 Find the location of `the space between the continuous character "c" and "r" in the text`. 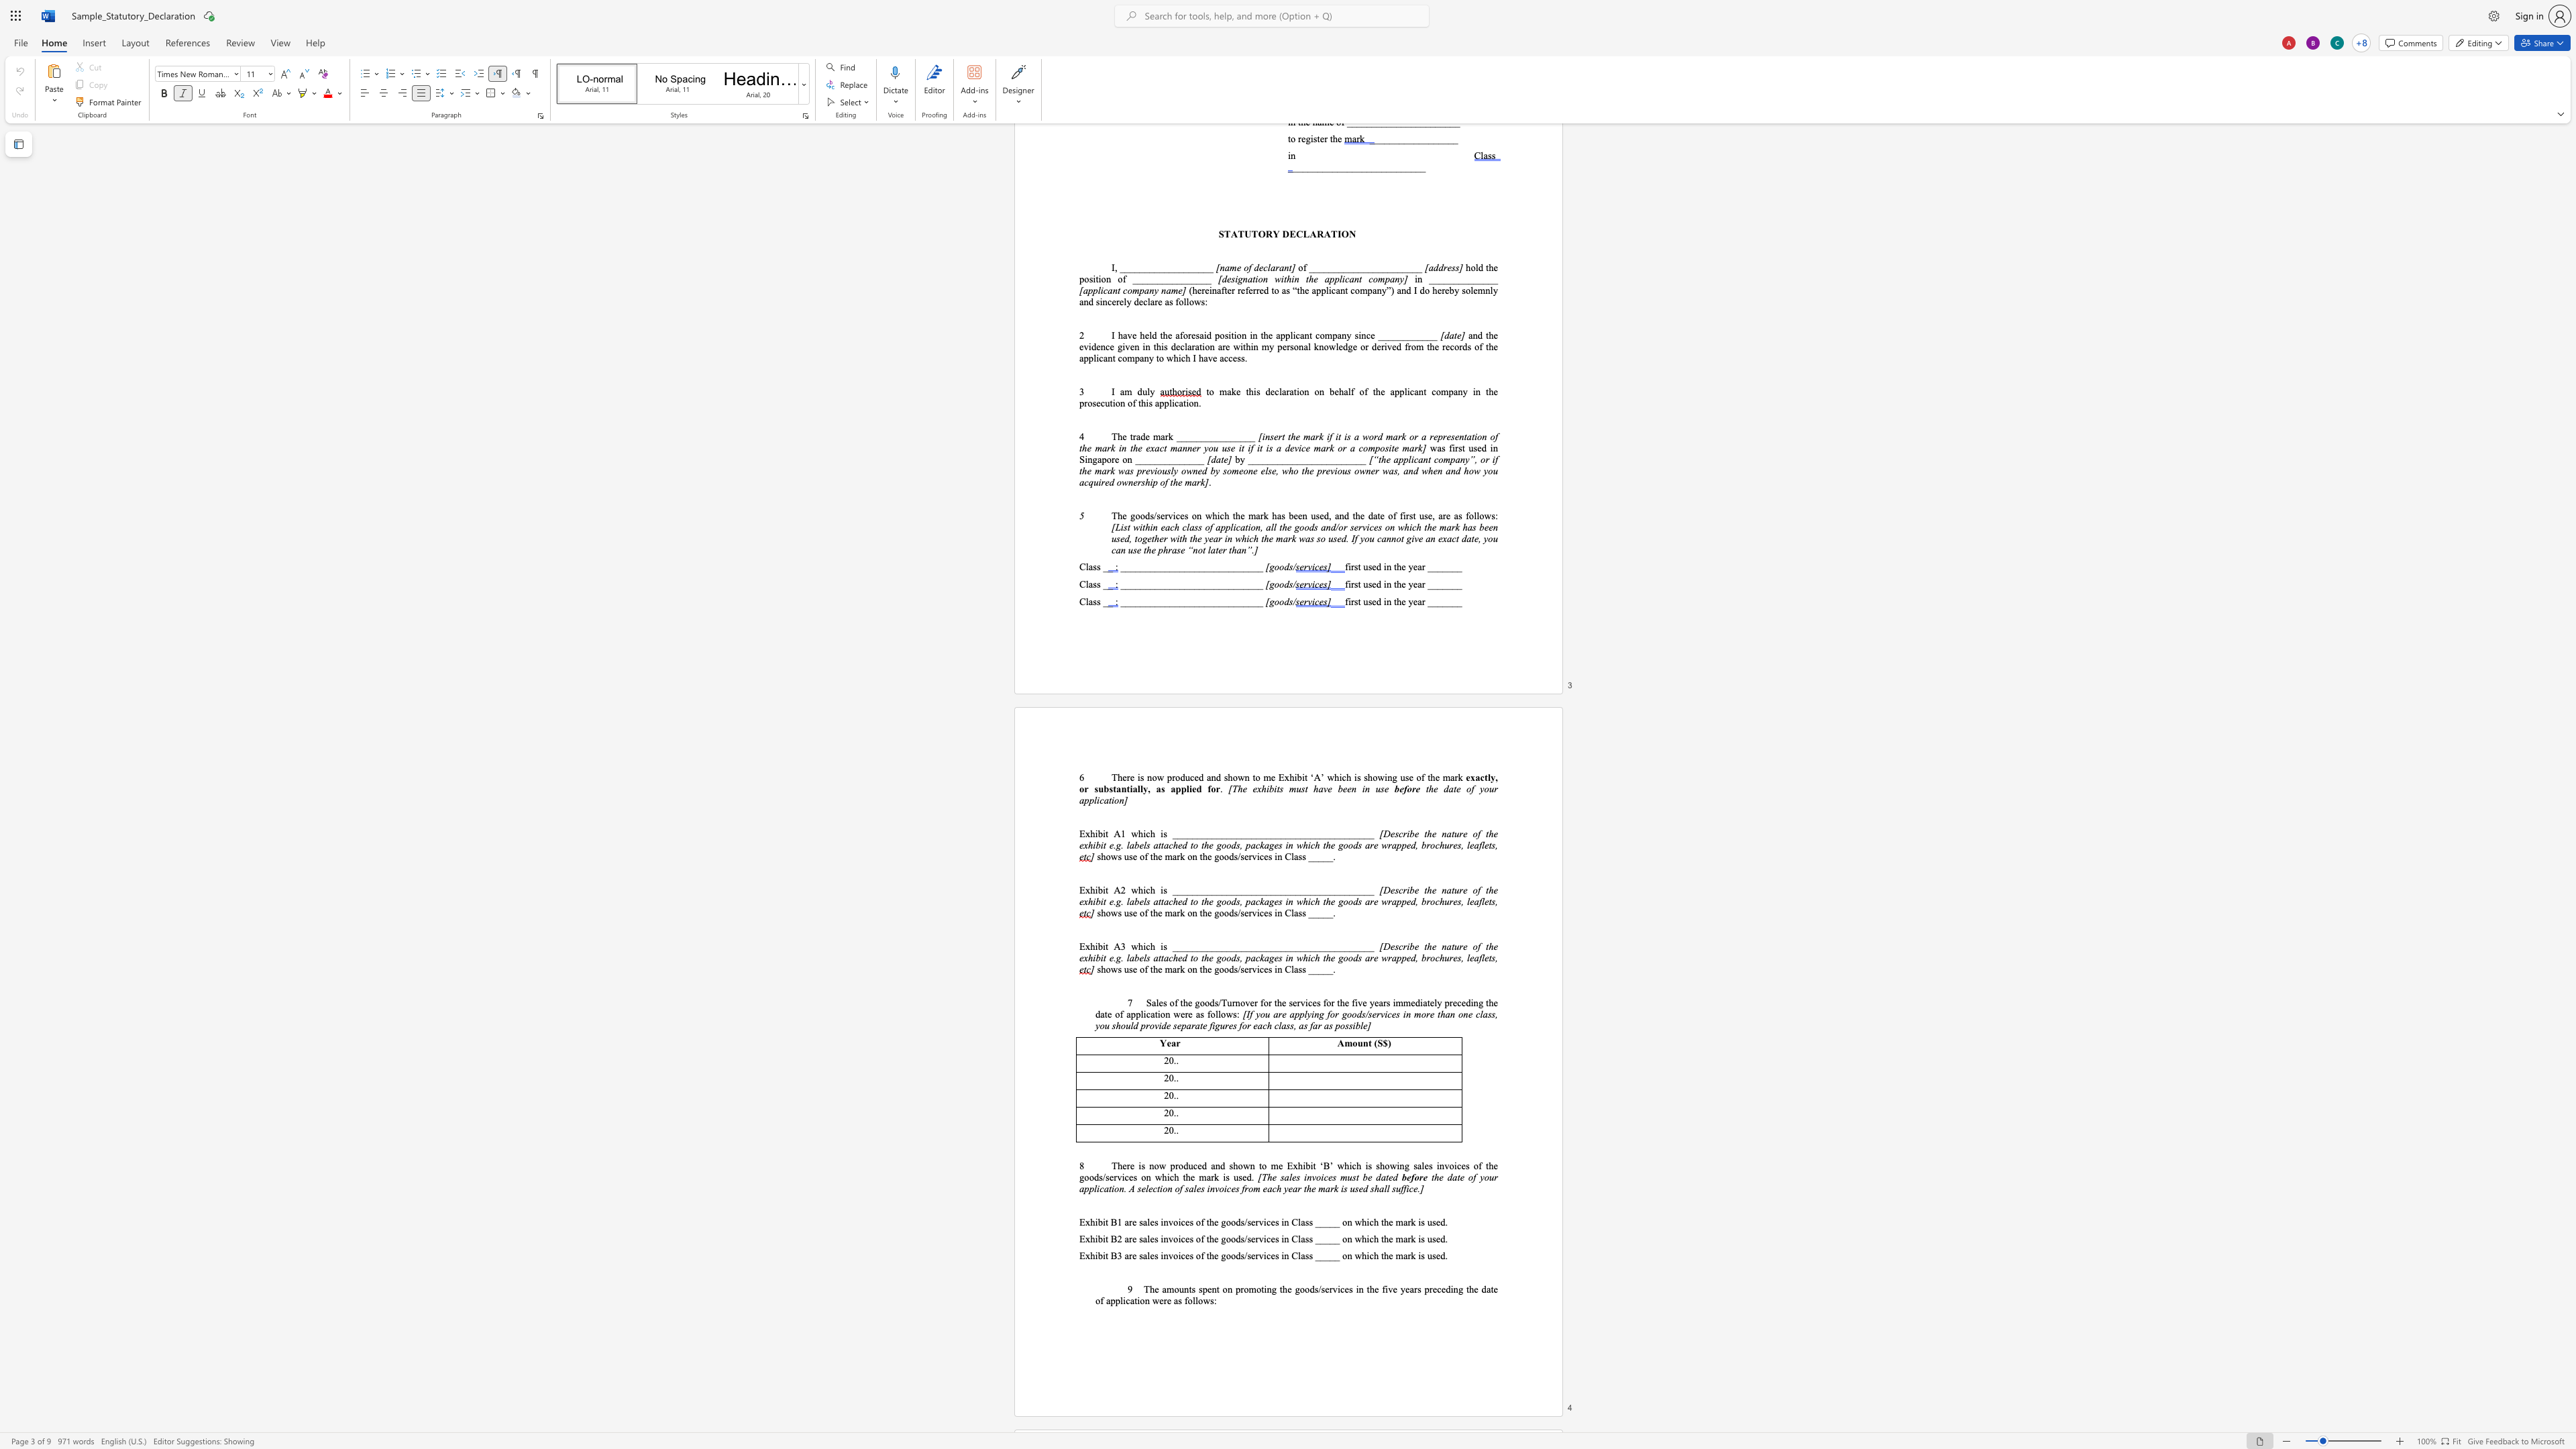

the space between the continuous character "c" and "r" in the text is located at coordinates (1403, 945).